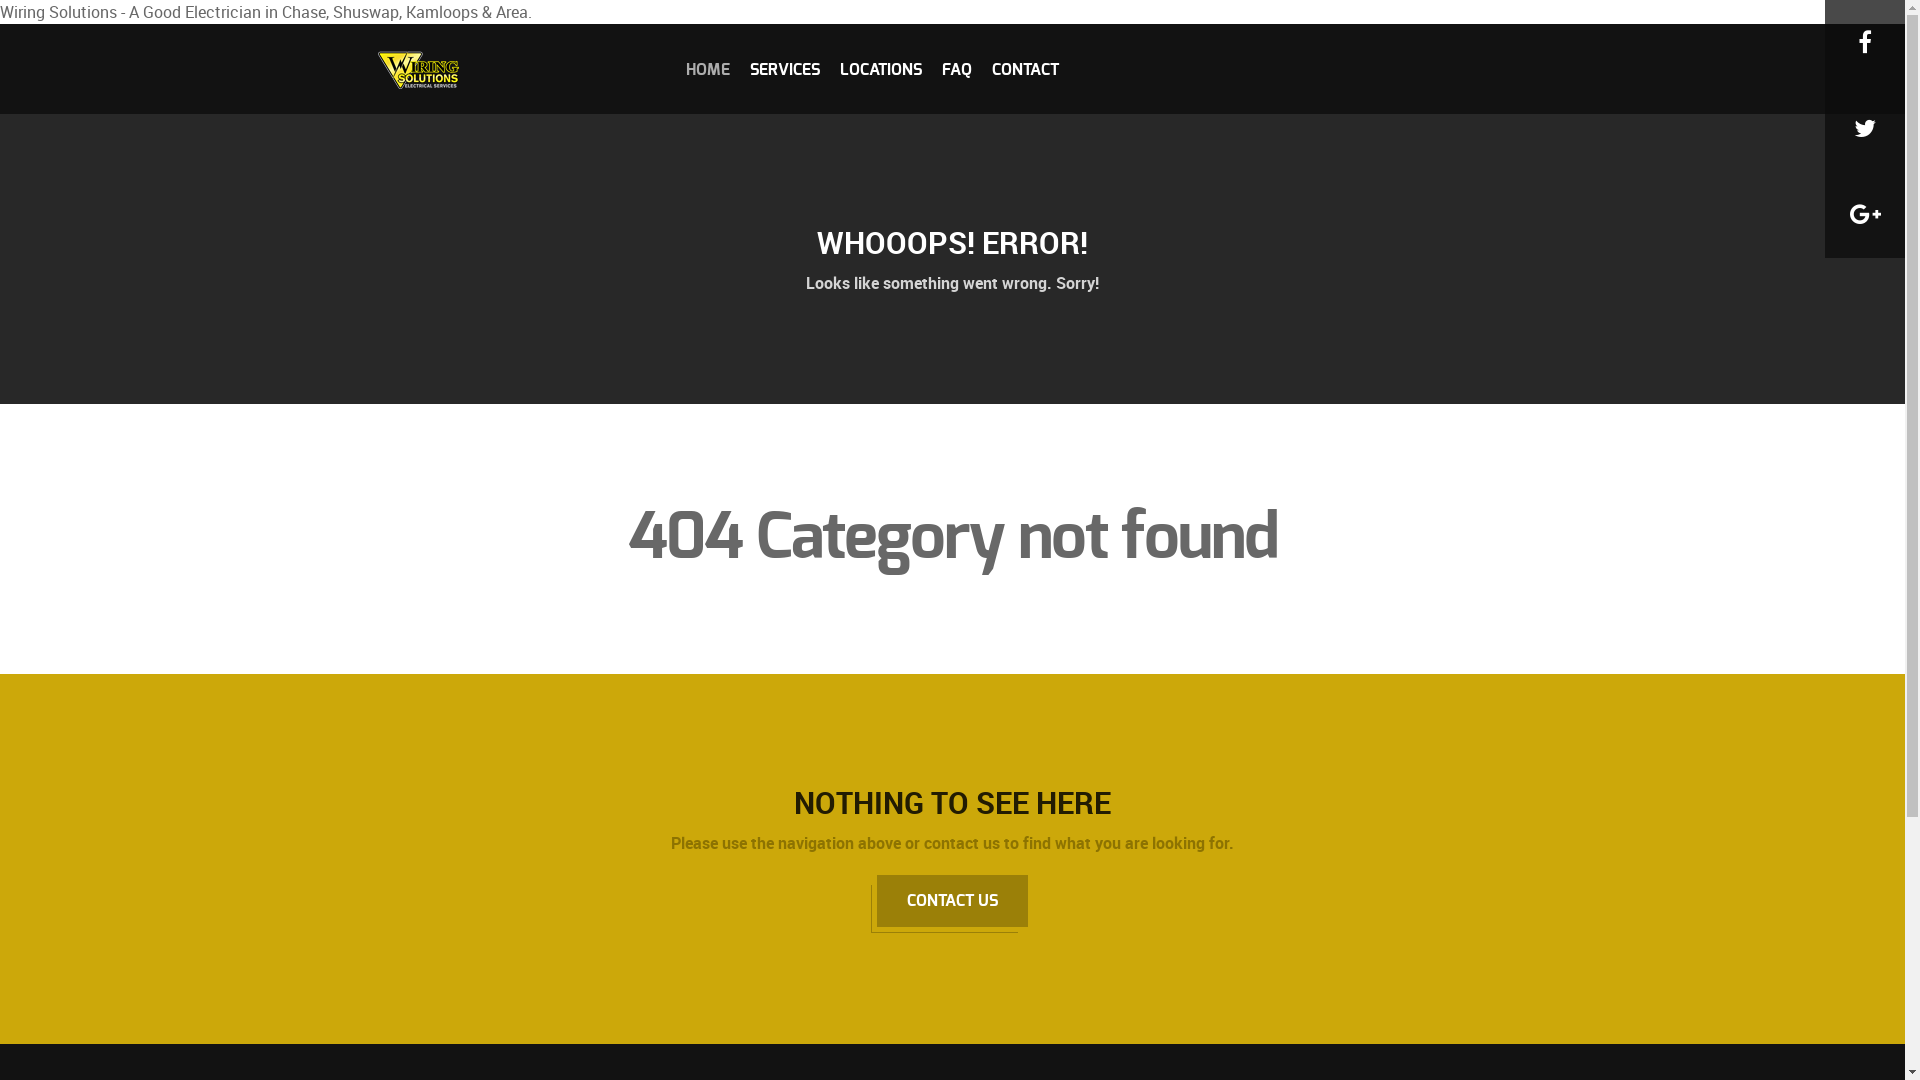  What do you see at coordinates (686, 68) in the screenshot?
I see `'HOME'` at bounding box center [686, 68].